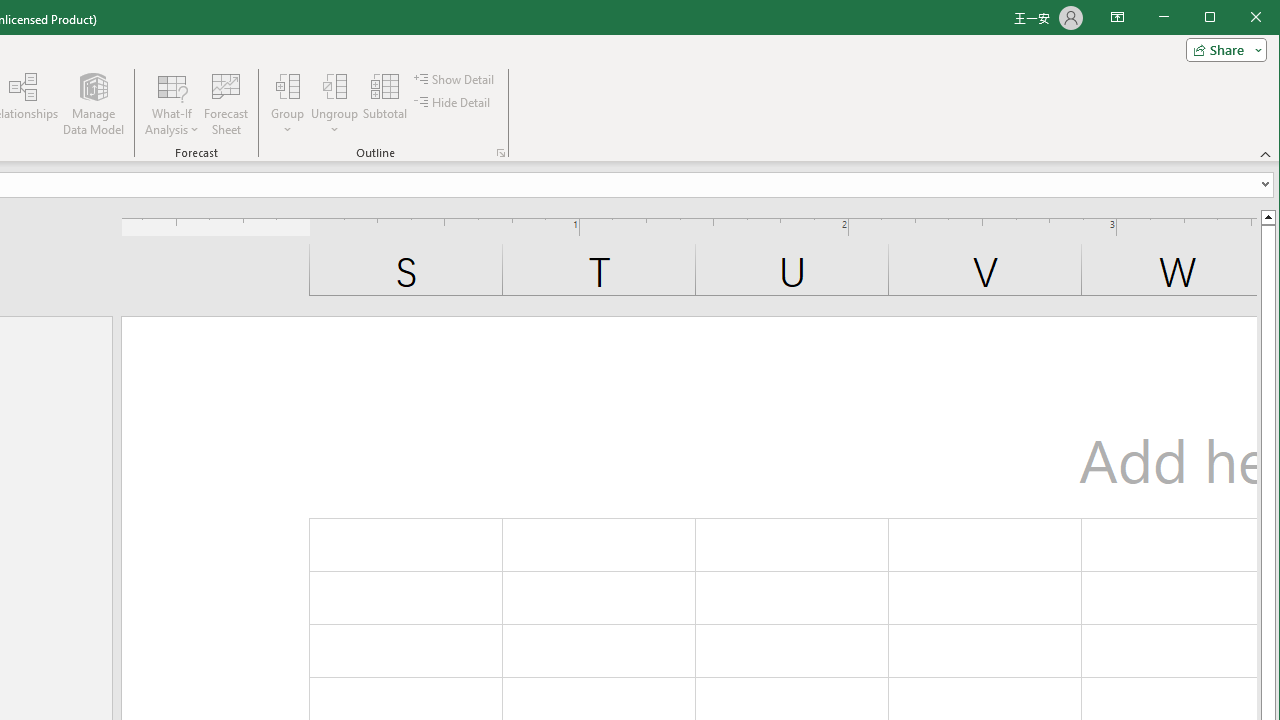  What do you see at coordinates (1260, 19) in the screenshot?
I see `'Close'` at bounding box center [1260, 19].